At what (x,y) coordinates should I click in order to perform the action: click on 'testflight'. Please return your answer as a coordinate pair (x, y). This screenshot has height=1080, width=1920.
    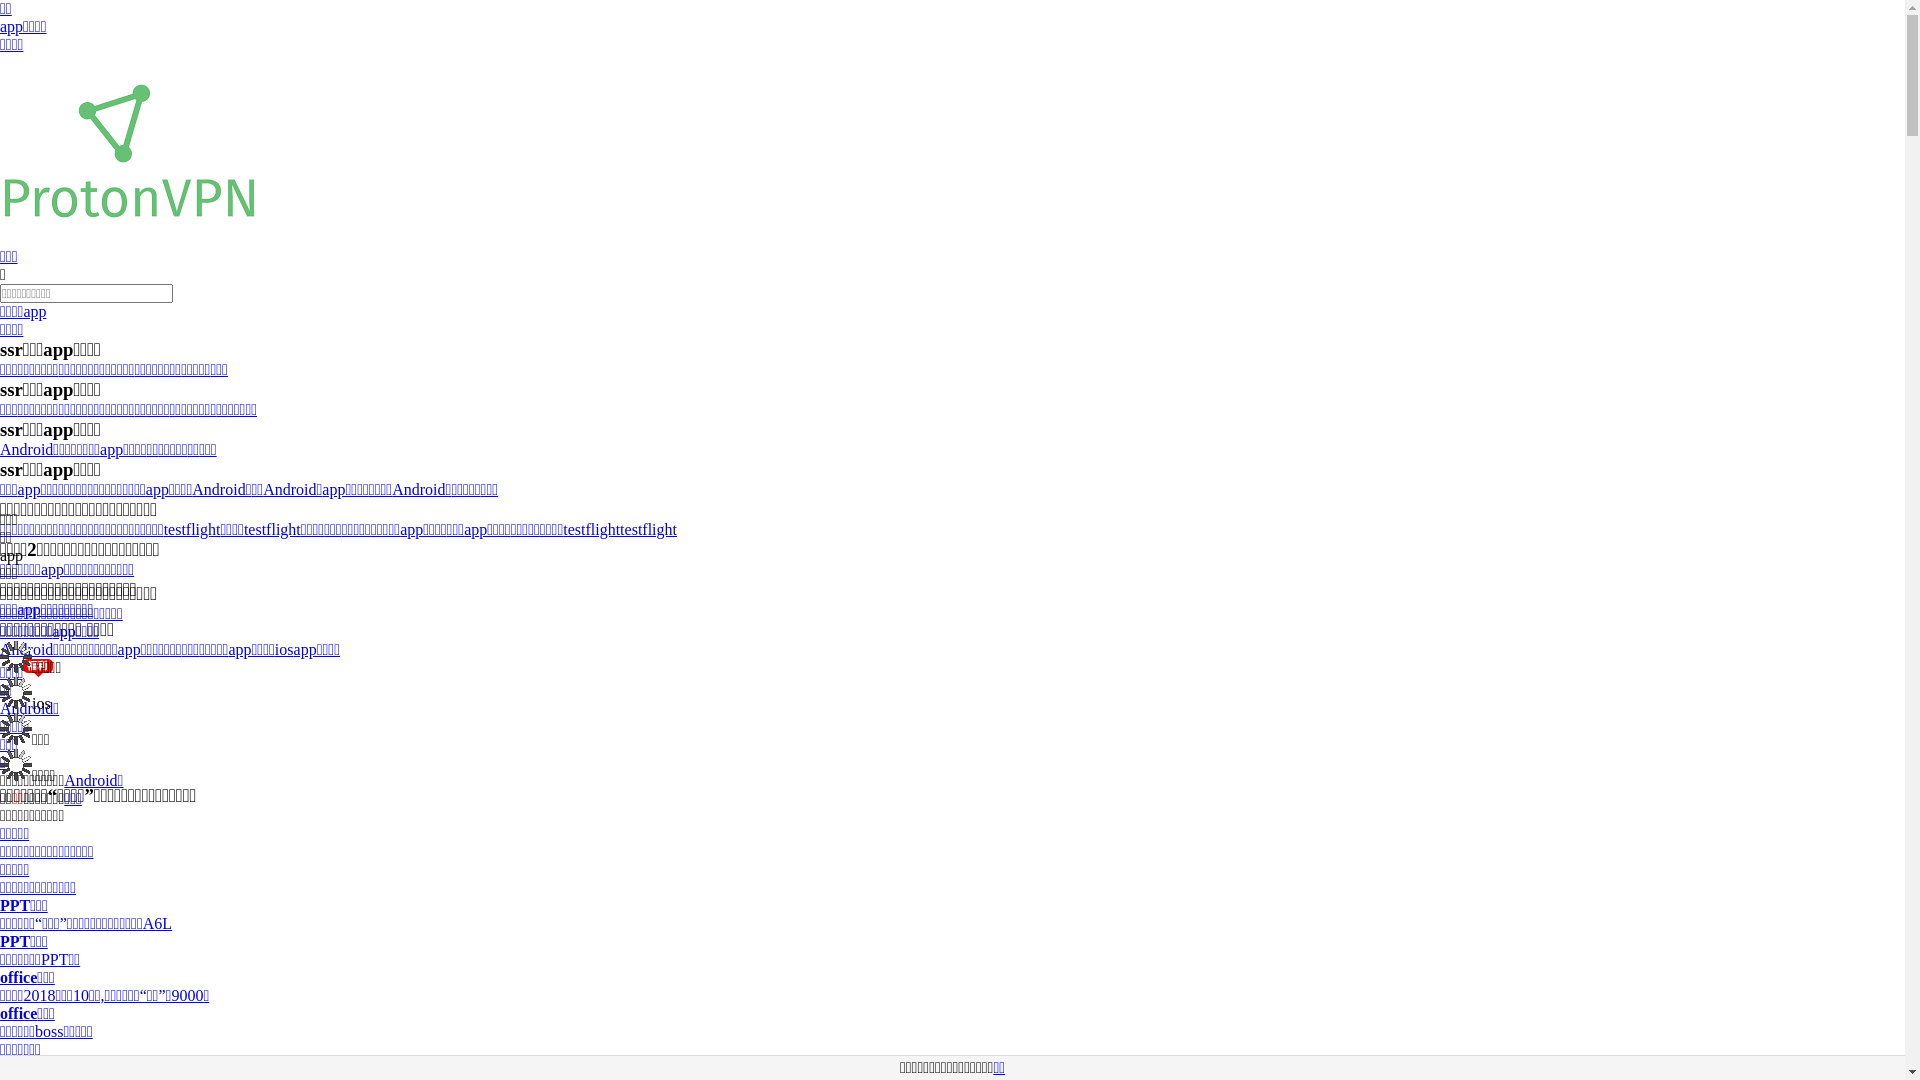
    Looking at the image, I should click on (192, 528).